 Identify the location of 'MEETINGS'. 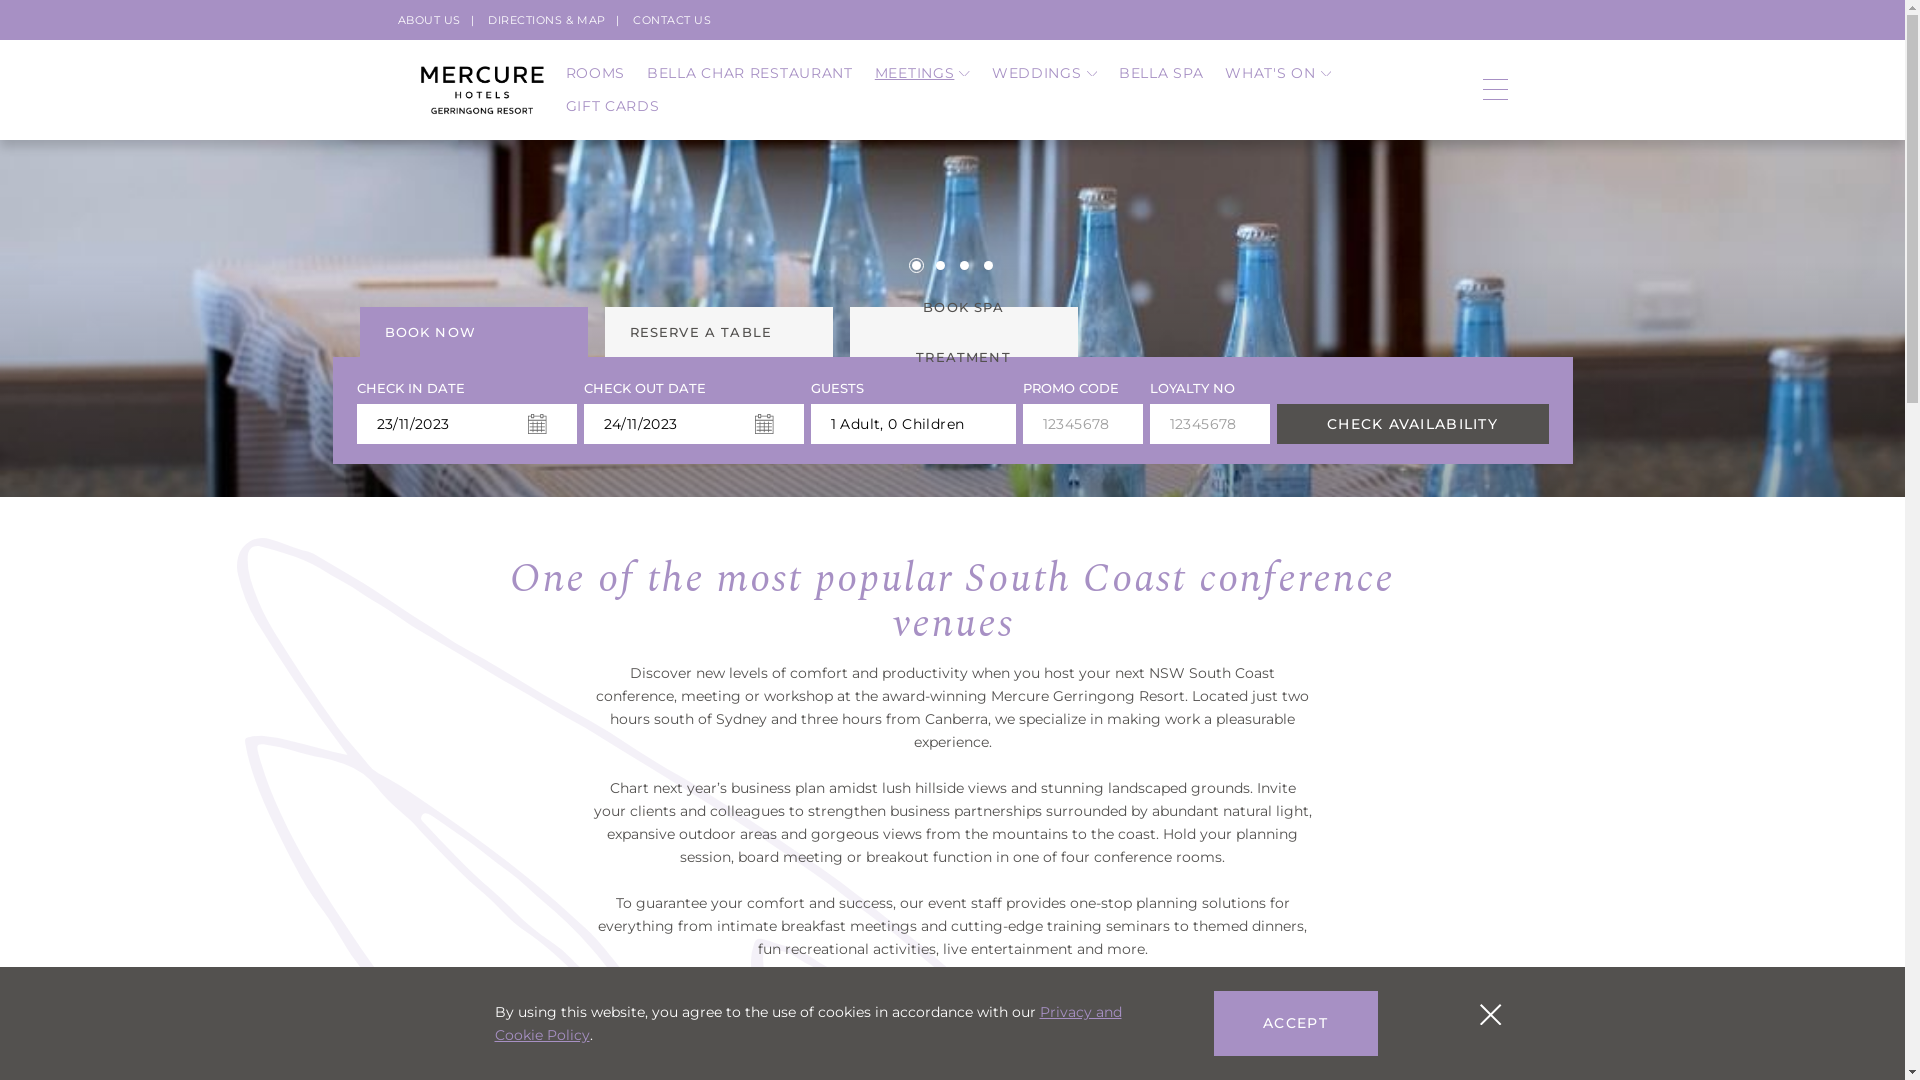
(921, 72).